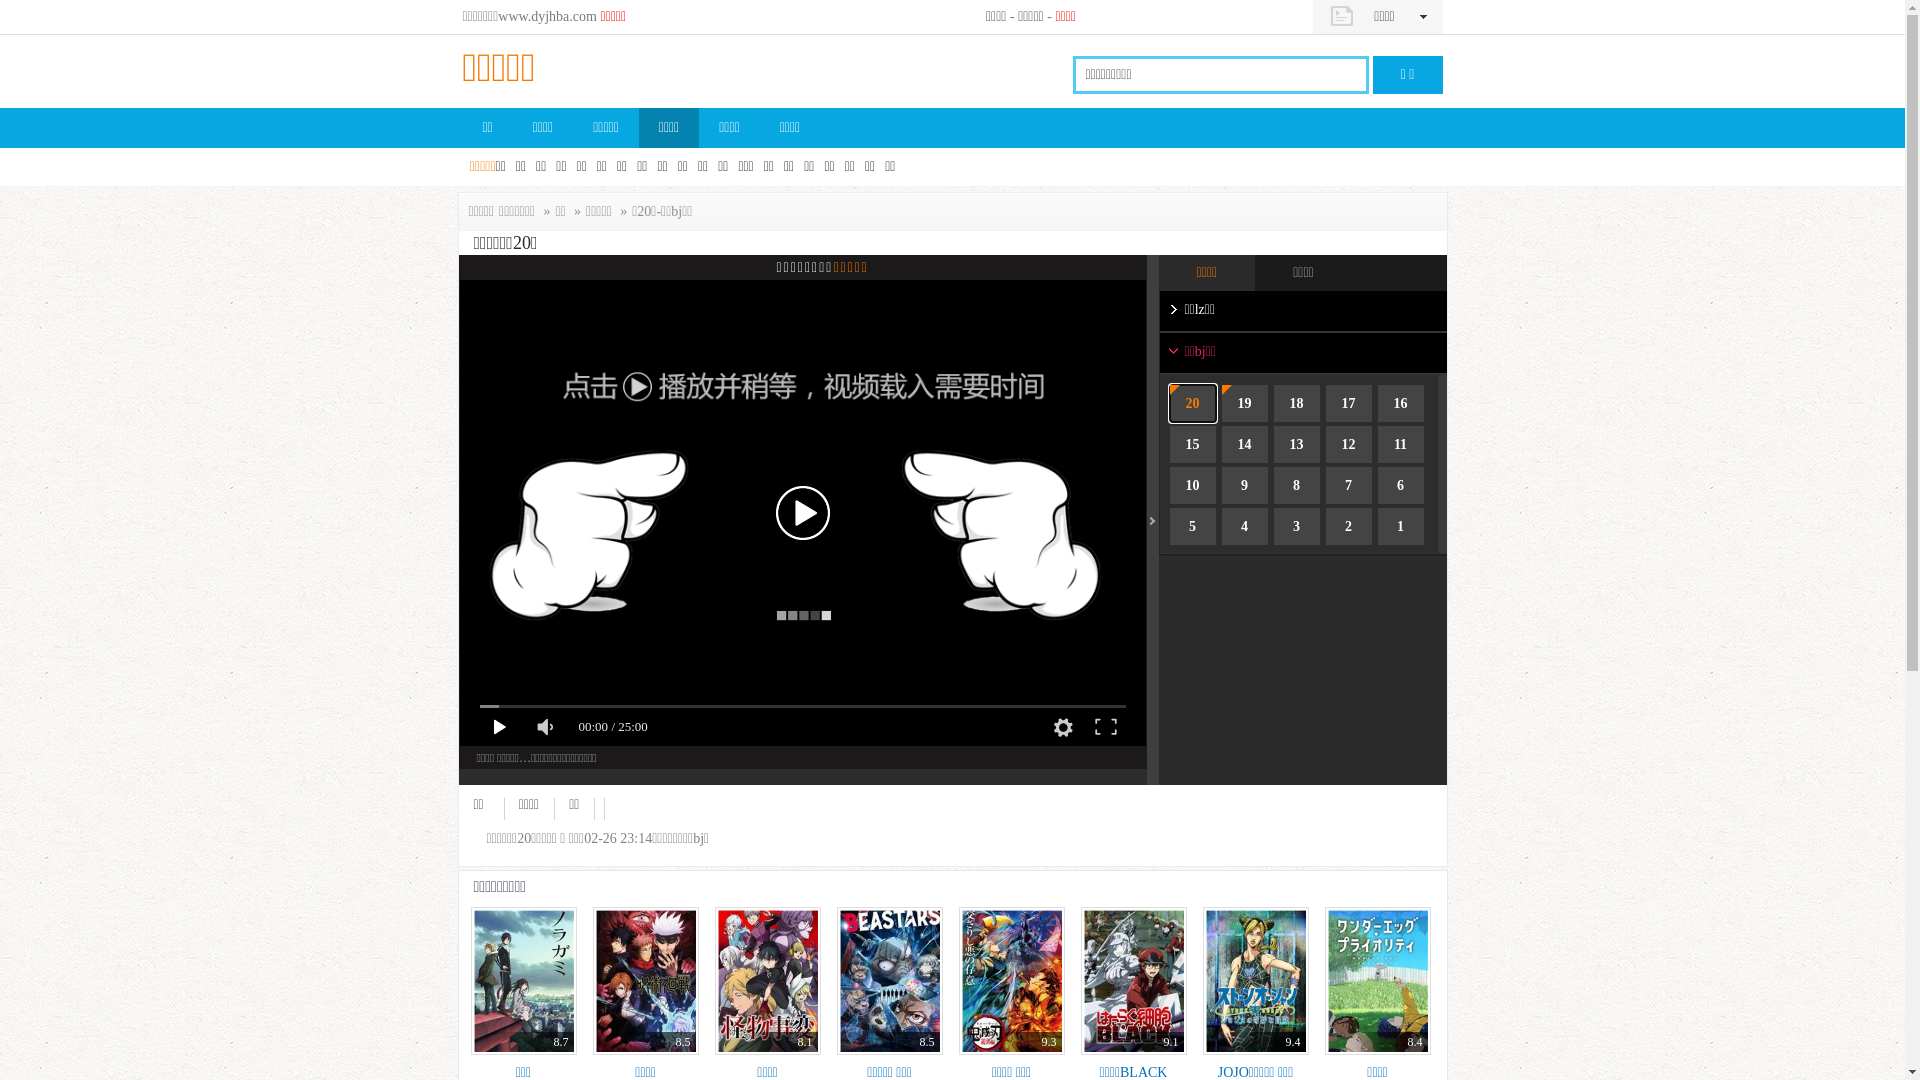 This screenshot has width=1920, height=1080. Describe the element at coordinates (1272, 403) in the screenshot. I see `'18'` at that location.